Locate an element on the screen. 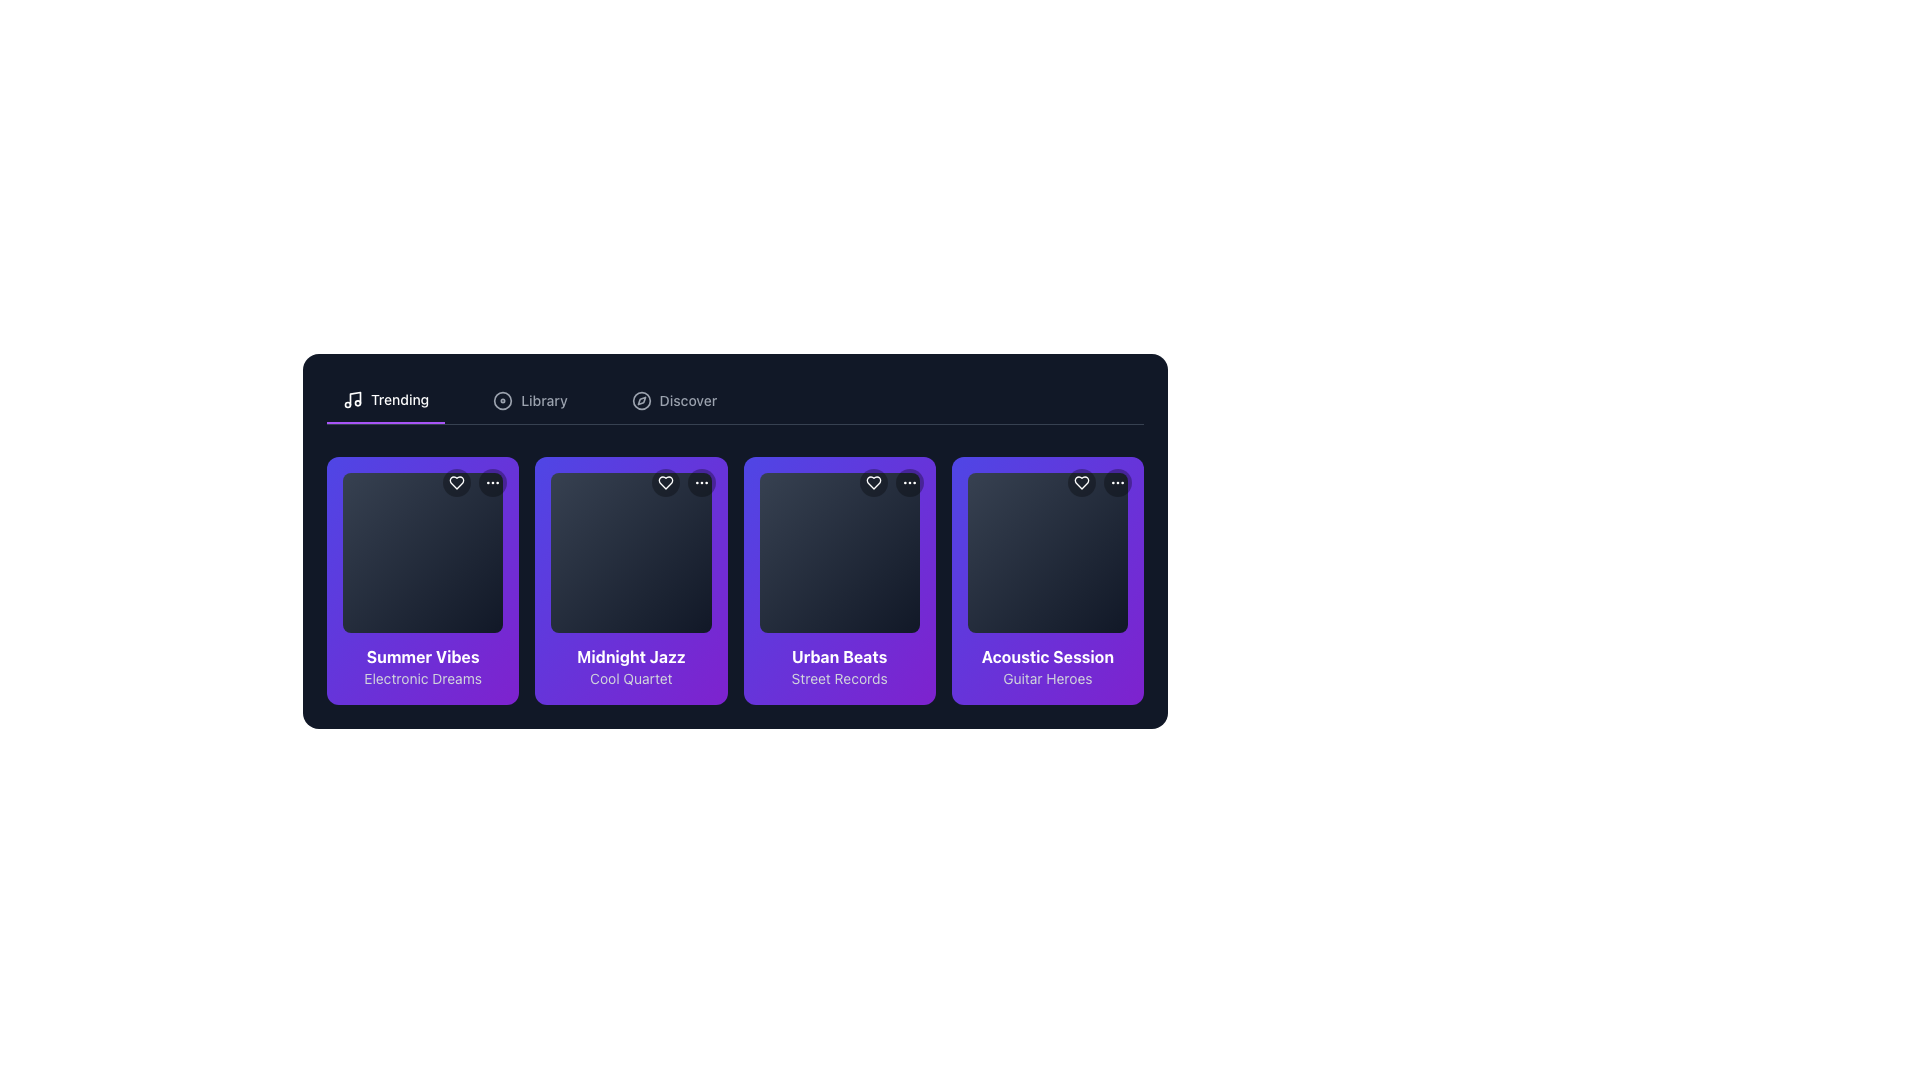 The image size is (1920, 1080). the heart icon button located in the top-left corner of the 'Urban Beats' card to favorite the item is located at coordinates (873, 482).